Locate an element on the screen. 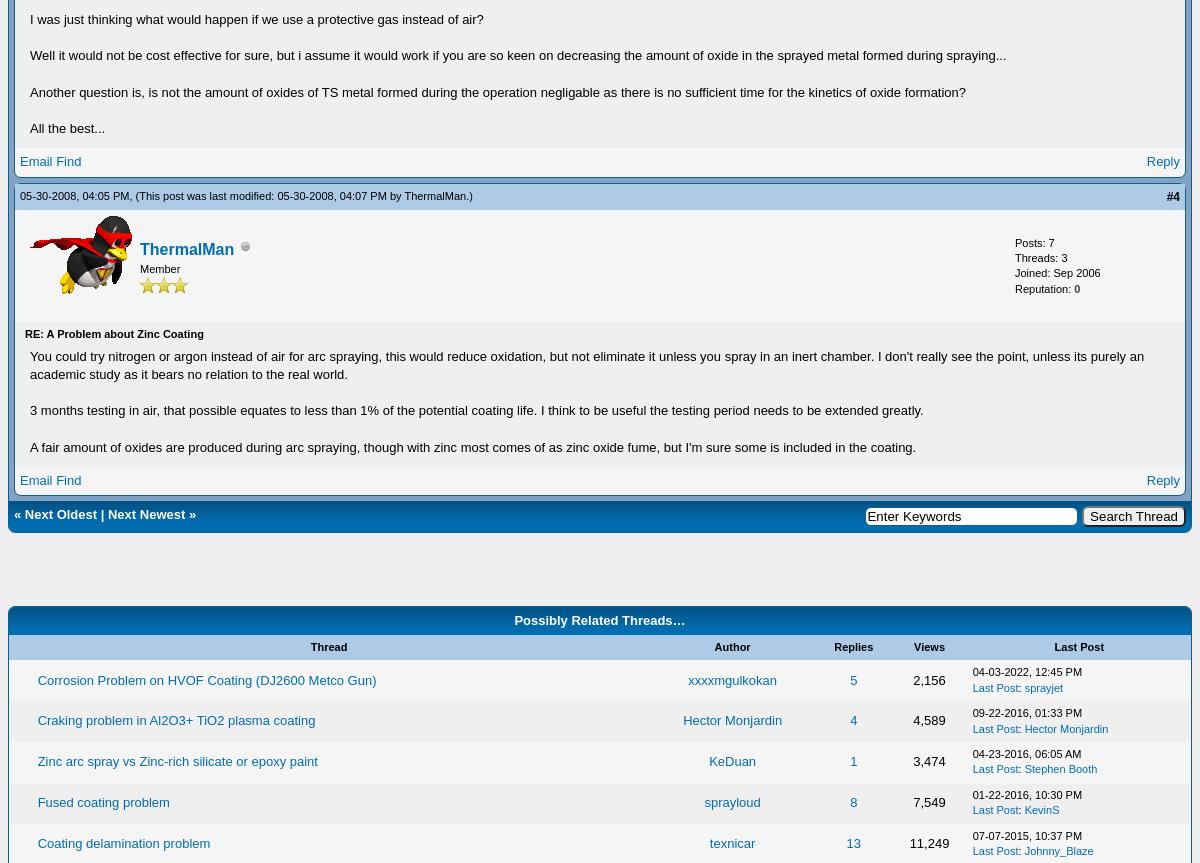  'Zinc arc spray vs Zinc-rich silicate or epoxy paint' is located at coordinates (176, 761).